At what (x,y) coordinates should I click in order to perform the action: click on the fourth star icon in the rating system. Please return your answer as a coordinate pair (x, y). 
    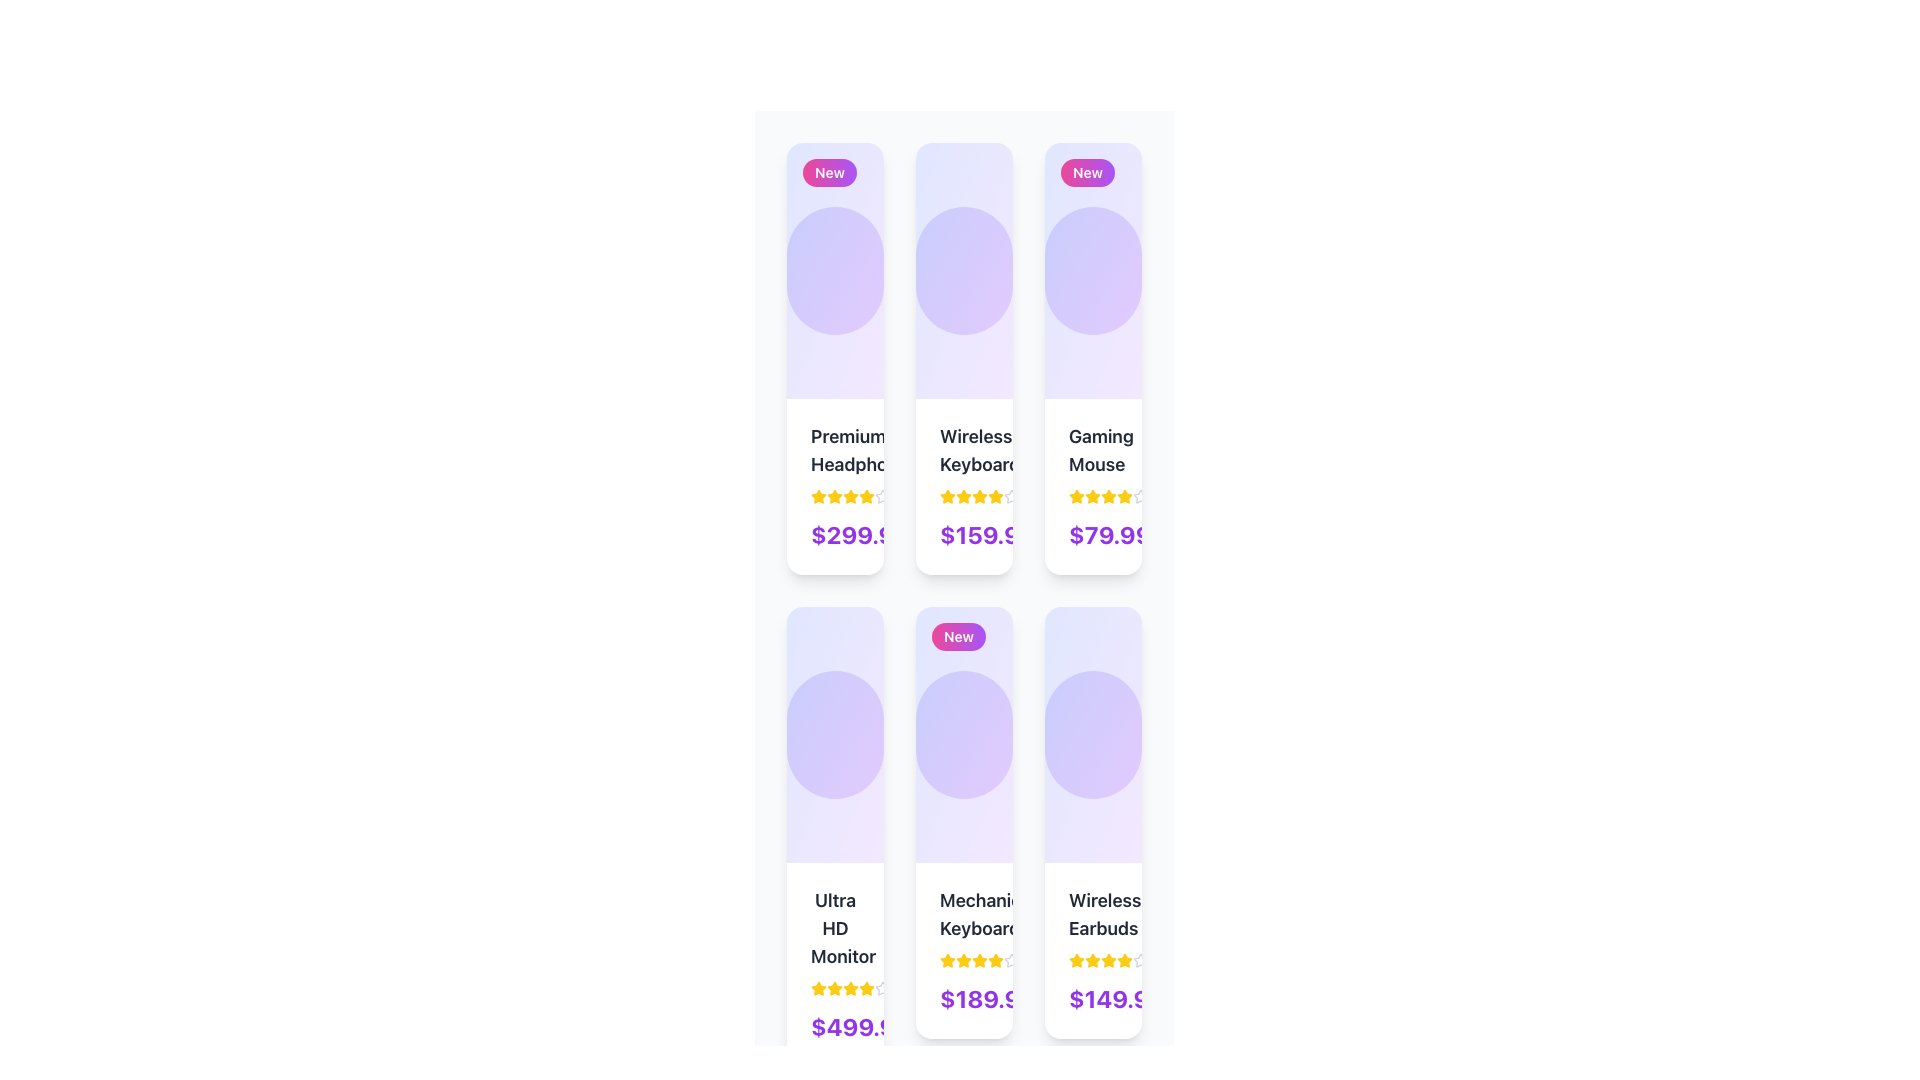
    Looking at the image, I should click on (850, 496).